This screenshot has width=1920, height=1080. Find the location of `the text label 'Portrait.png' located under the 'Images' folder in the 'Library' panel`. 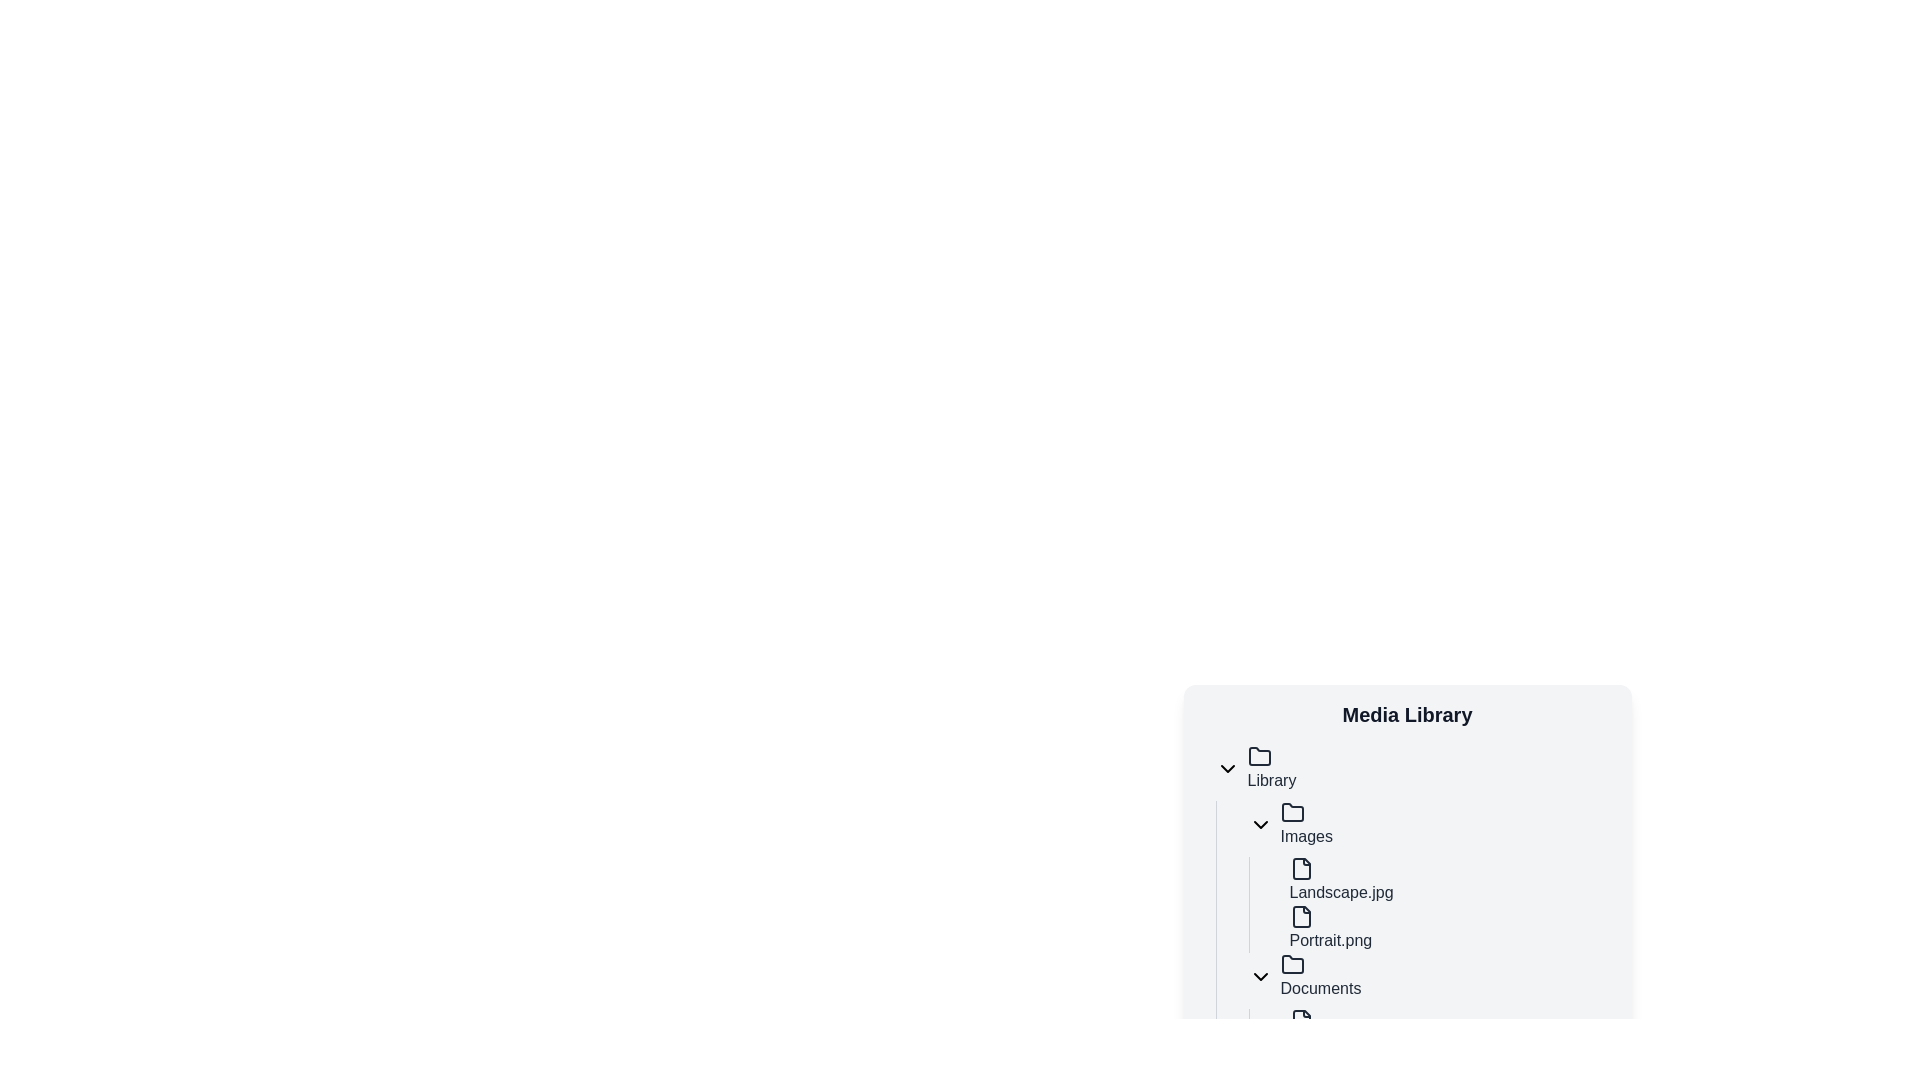

the text label 'Portrait.png' located under the 'Images' folder in the 'Library' panel is located at coordinates (1330, 929).